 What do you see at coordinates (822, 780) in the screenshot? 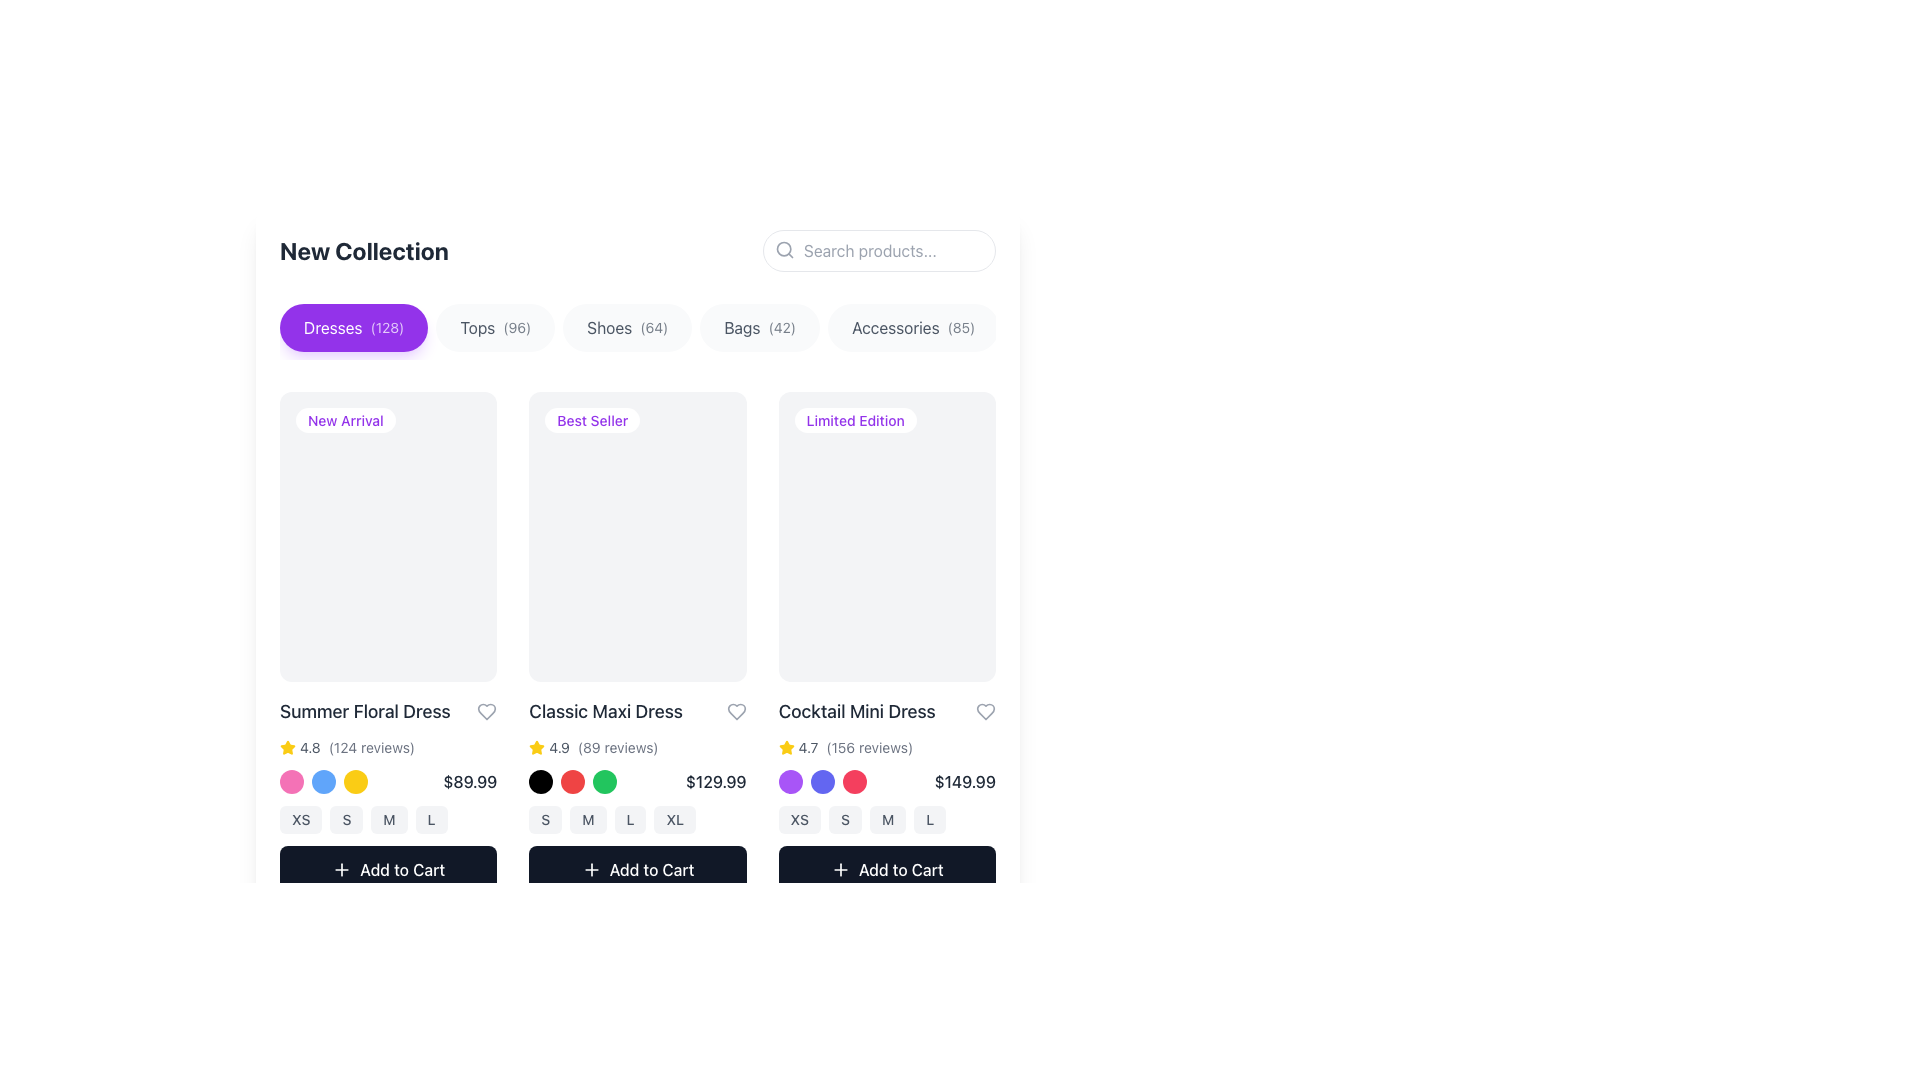
I see `the second circular color picker button for the 'Cocktail Mini Dress' product within its group of color options` at bounding box center [822, 780].